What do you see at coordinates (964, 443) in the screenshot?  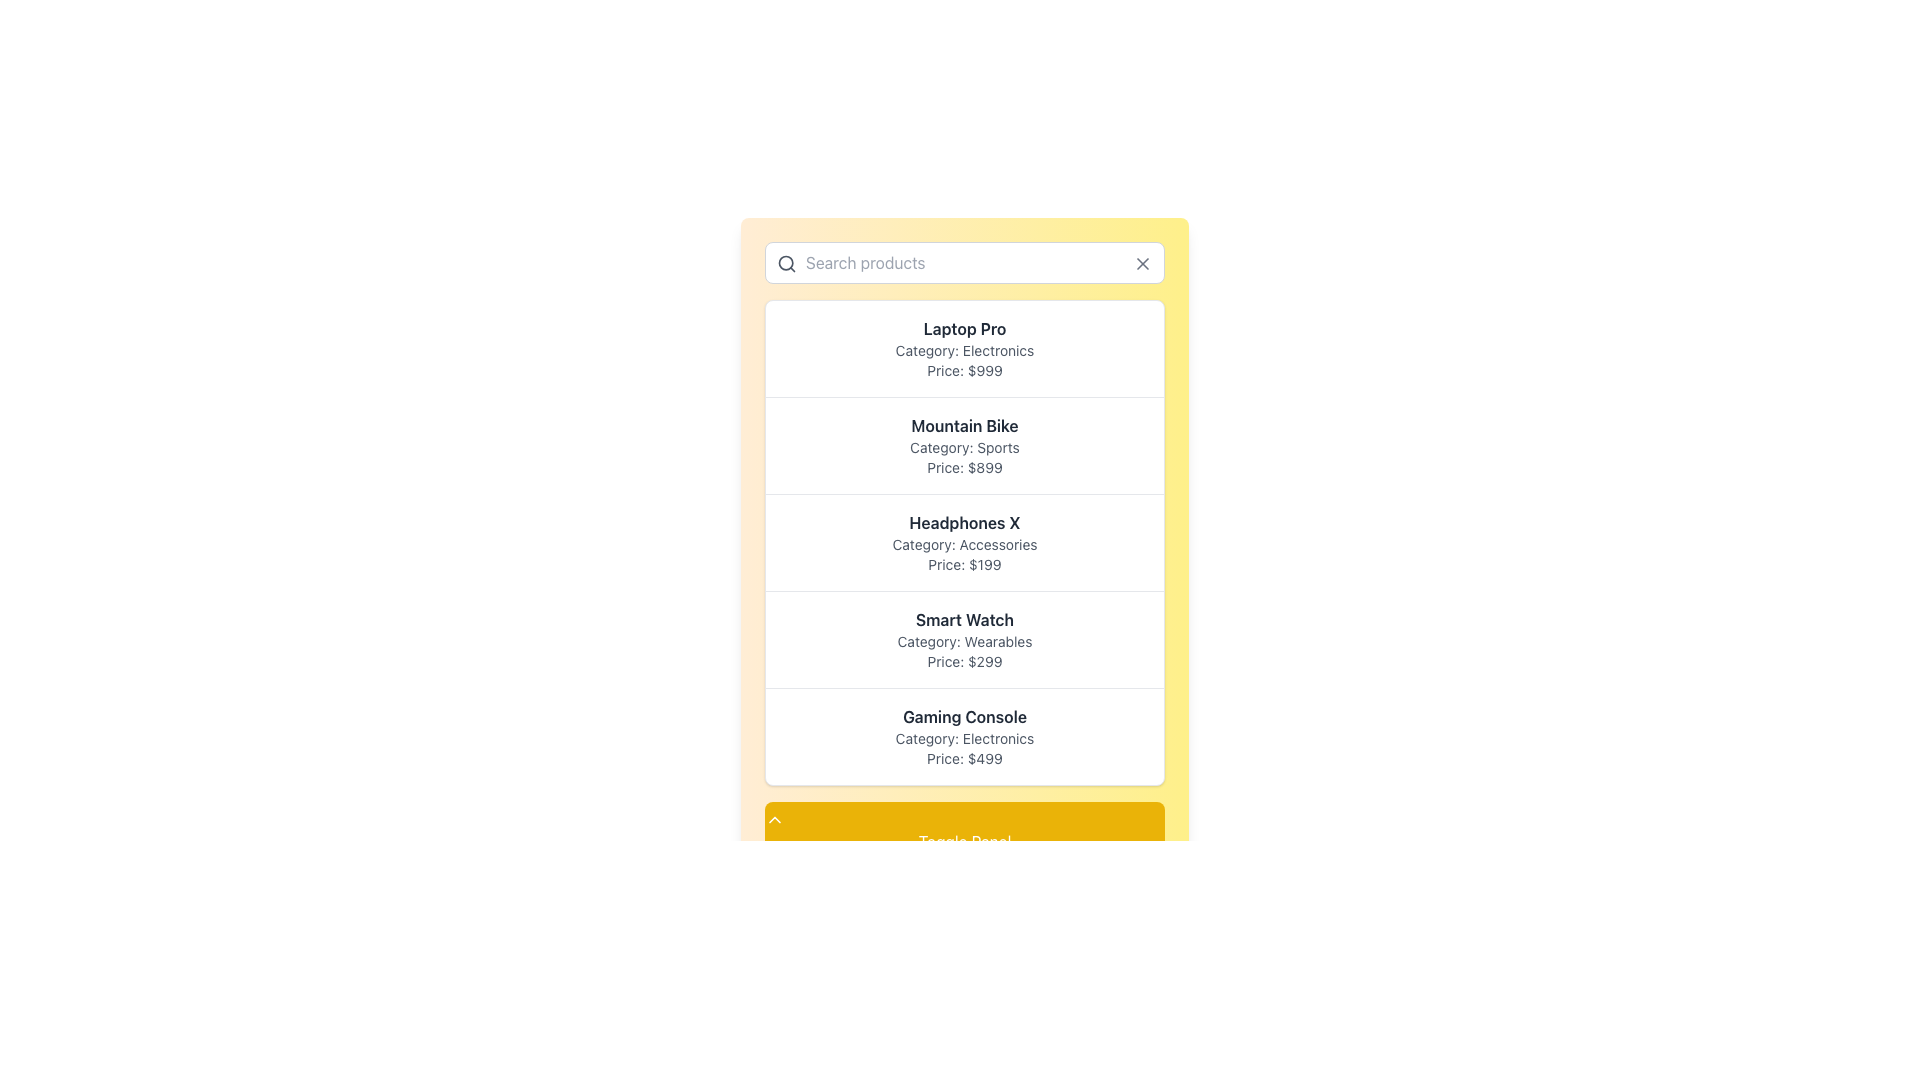 I see `the text-based display list item representing the product 'Mountain Bike', which is located between 'Laptop Pro' and 'Headphones X' in the vertical list` at bounding box center [964, 443].